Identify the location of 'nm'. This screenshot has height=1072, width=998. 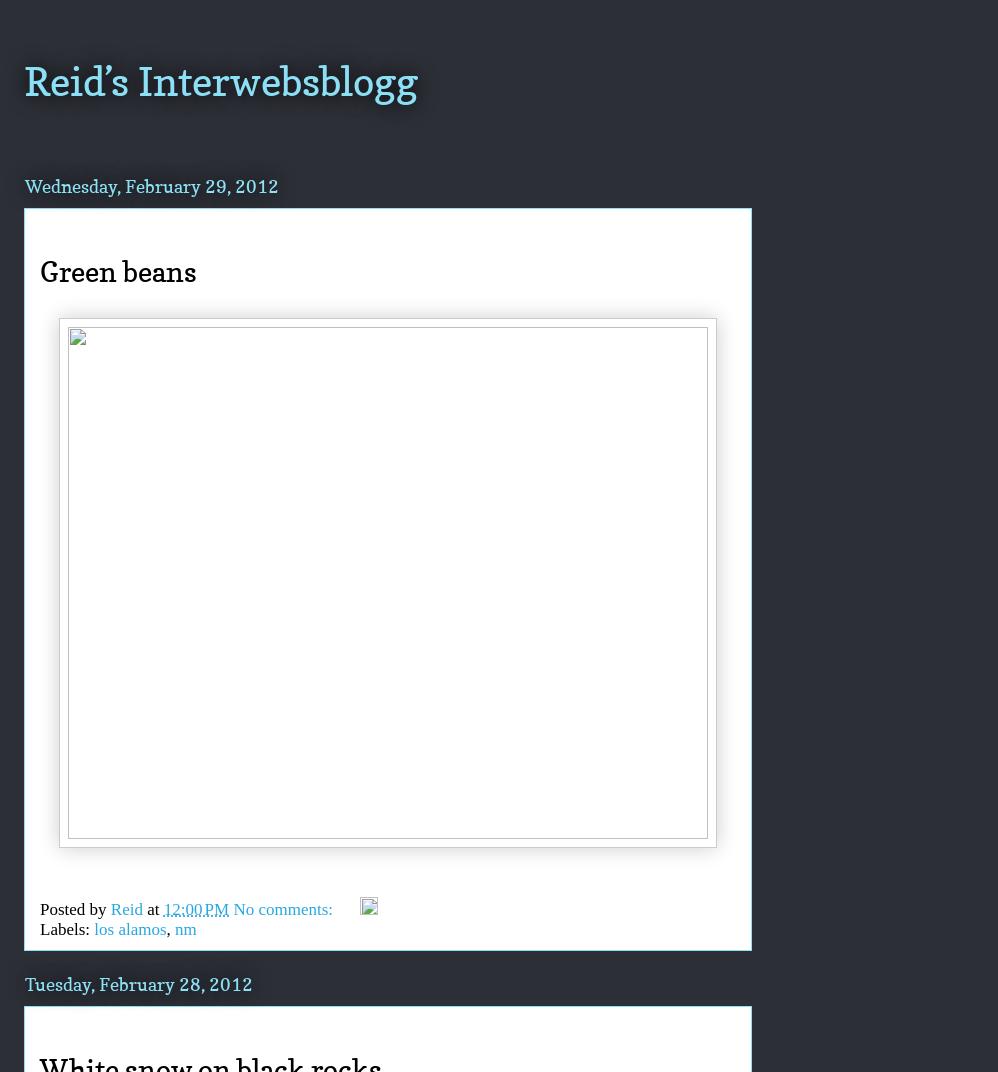
(184, 928).